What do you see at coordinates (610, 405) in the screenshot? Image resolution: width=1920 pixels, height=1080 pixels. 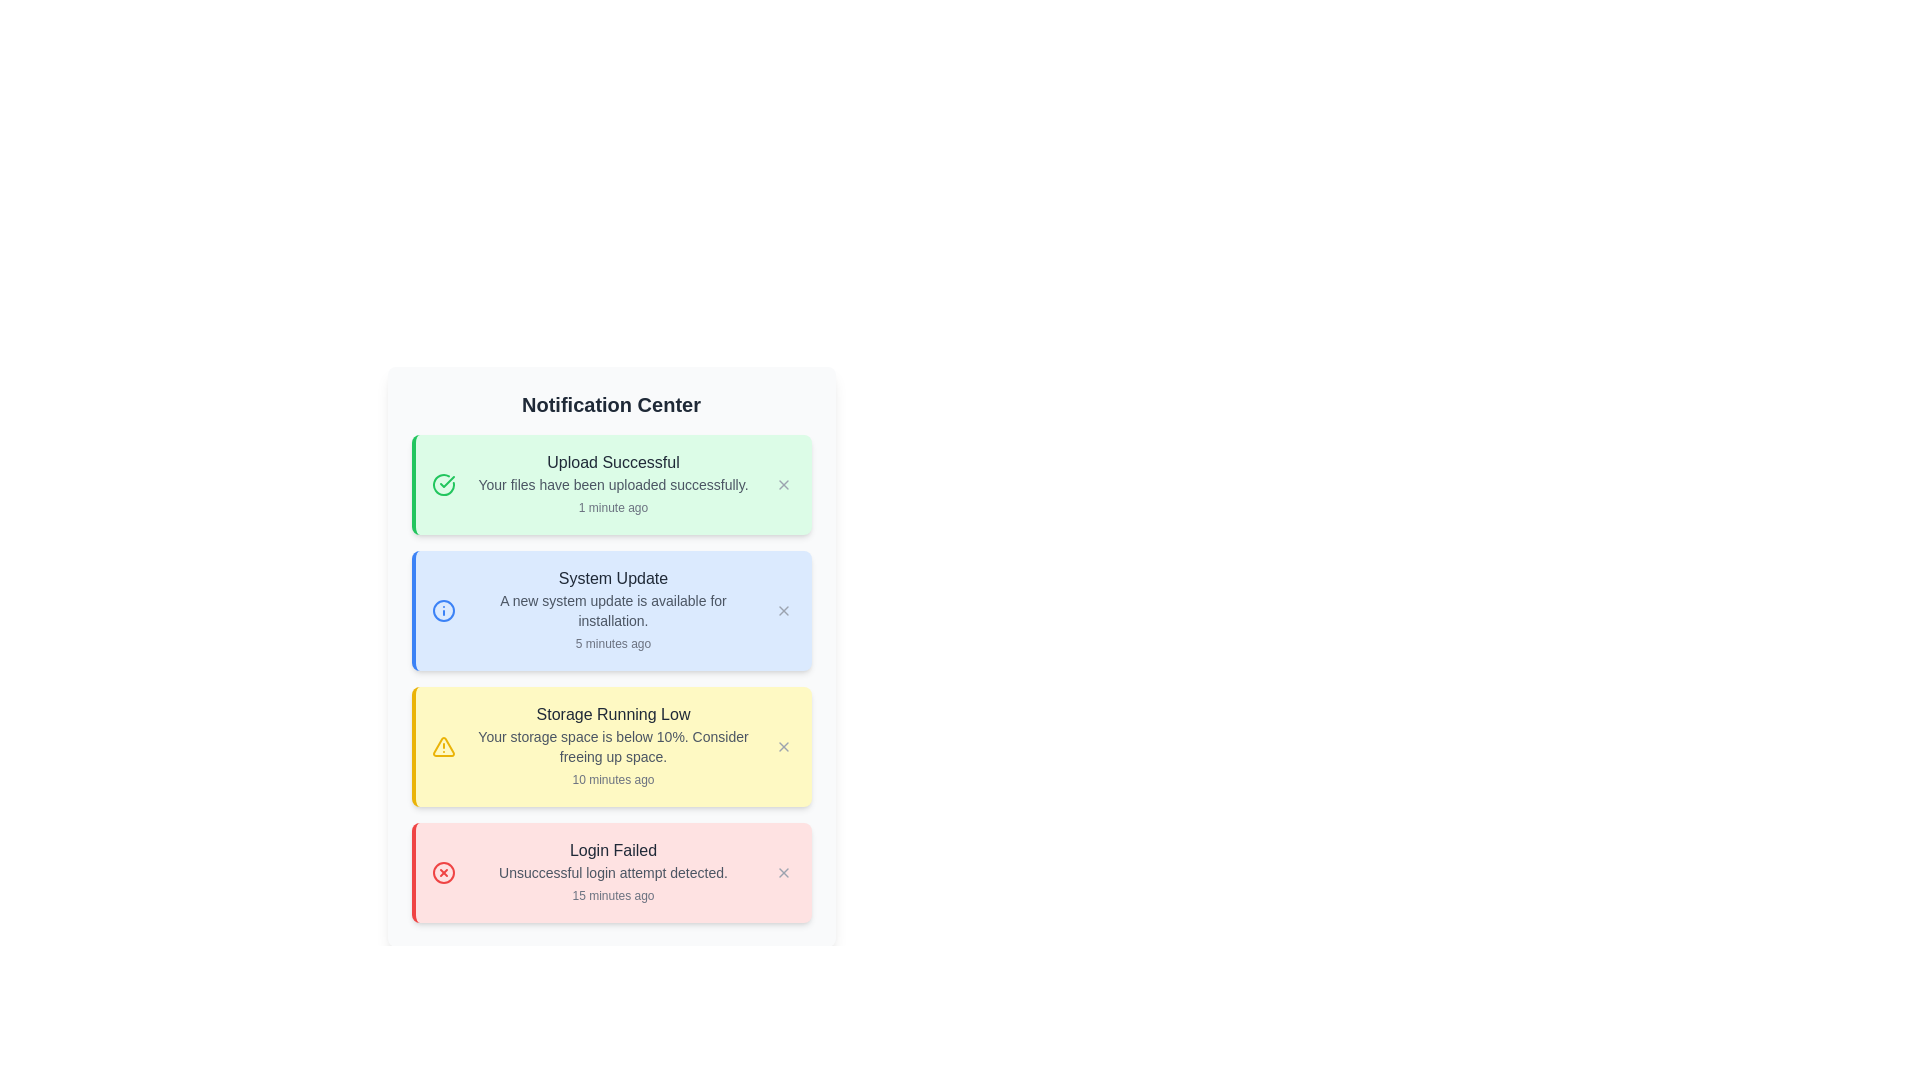 I see `the title text element at the top of the notification center, which indicates the purpose of the panel` at bounding box center [610, 405].